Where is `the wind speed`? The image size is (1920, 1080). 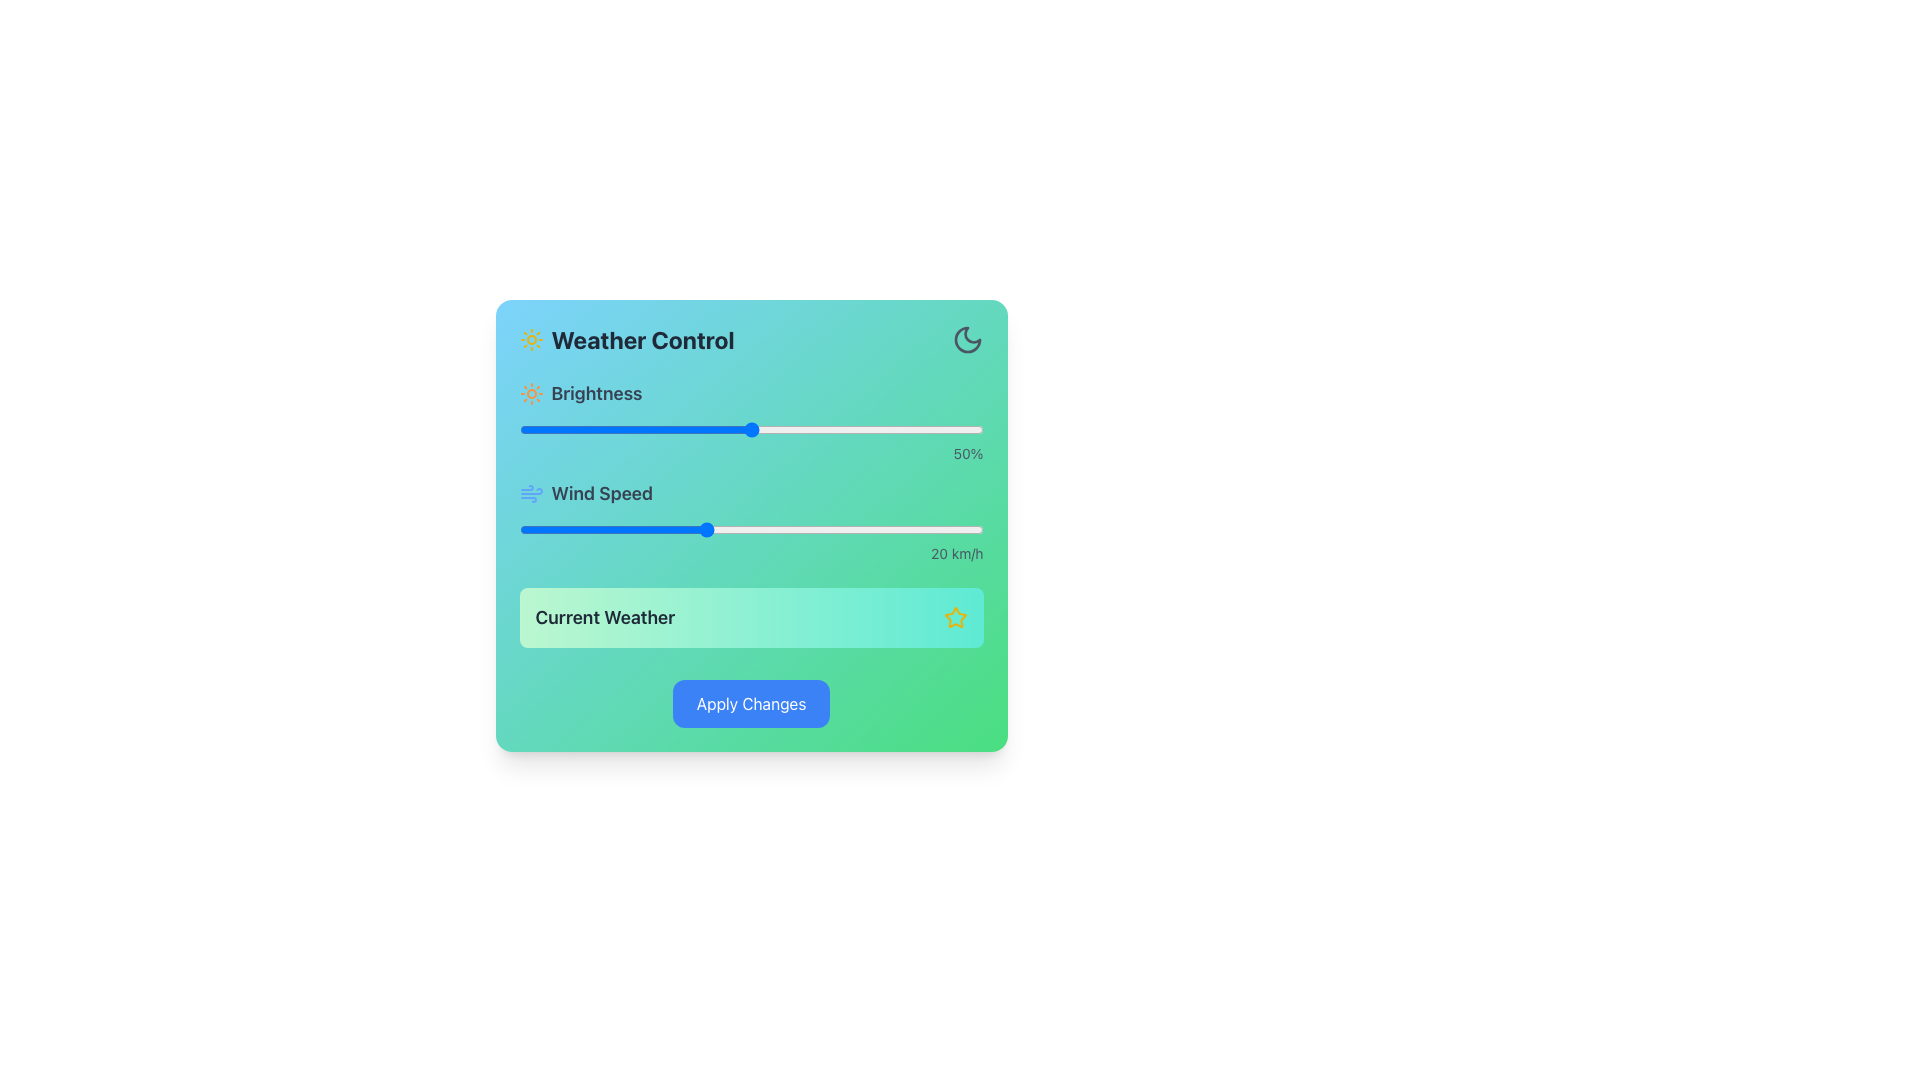 the wind speed is located at coordinates (667, 528).